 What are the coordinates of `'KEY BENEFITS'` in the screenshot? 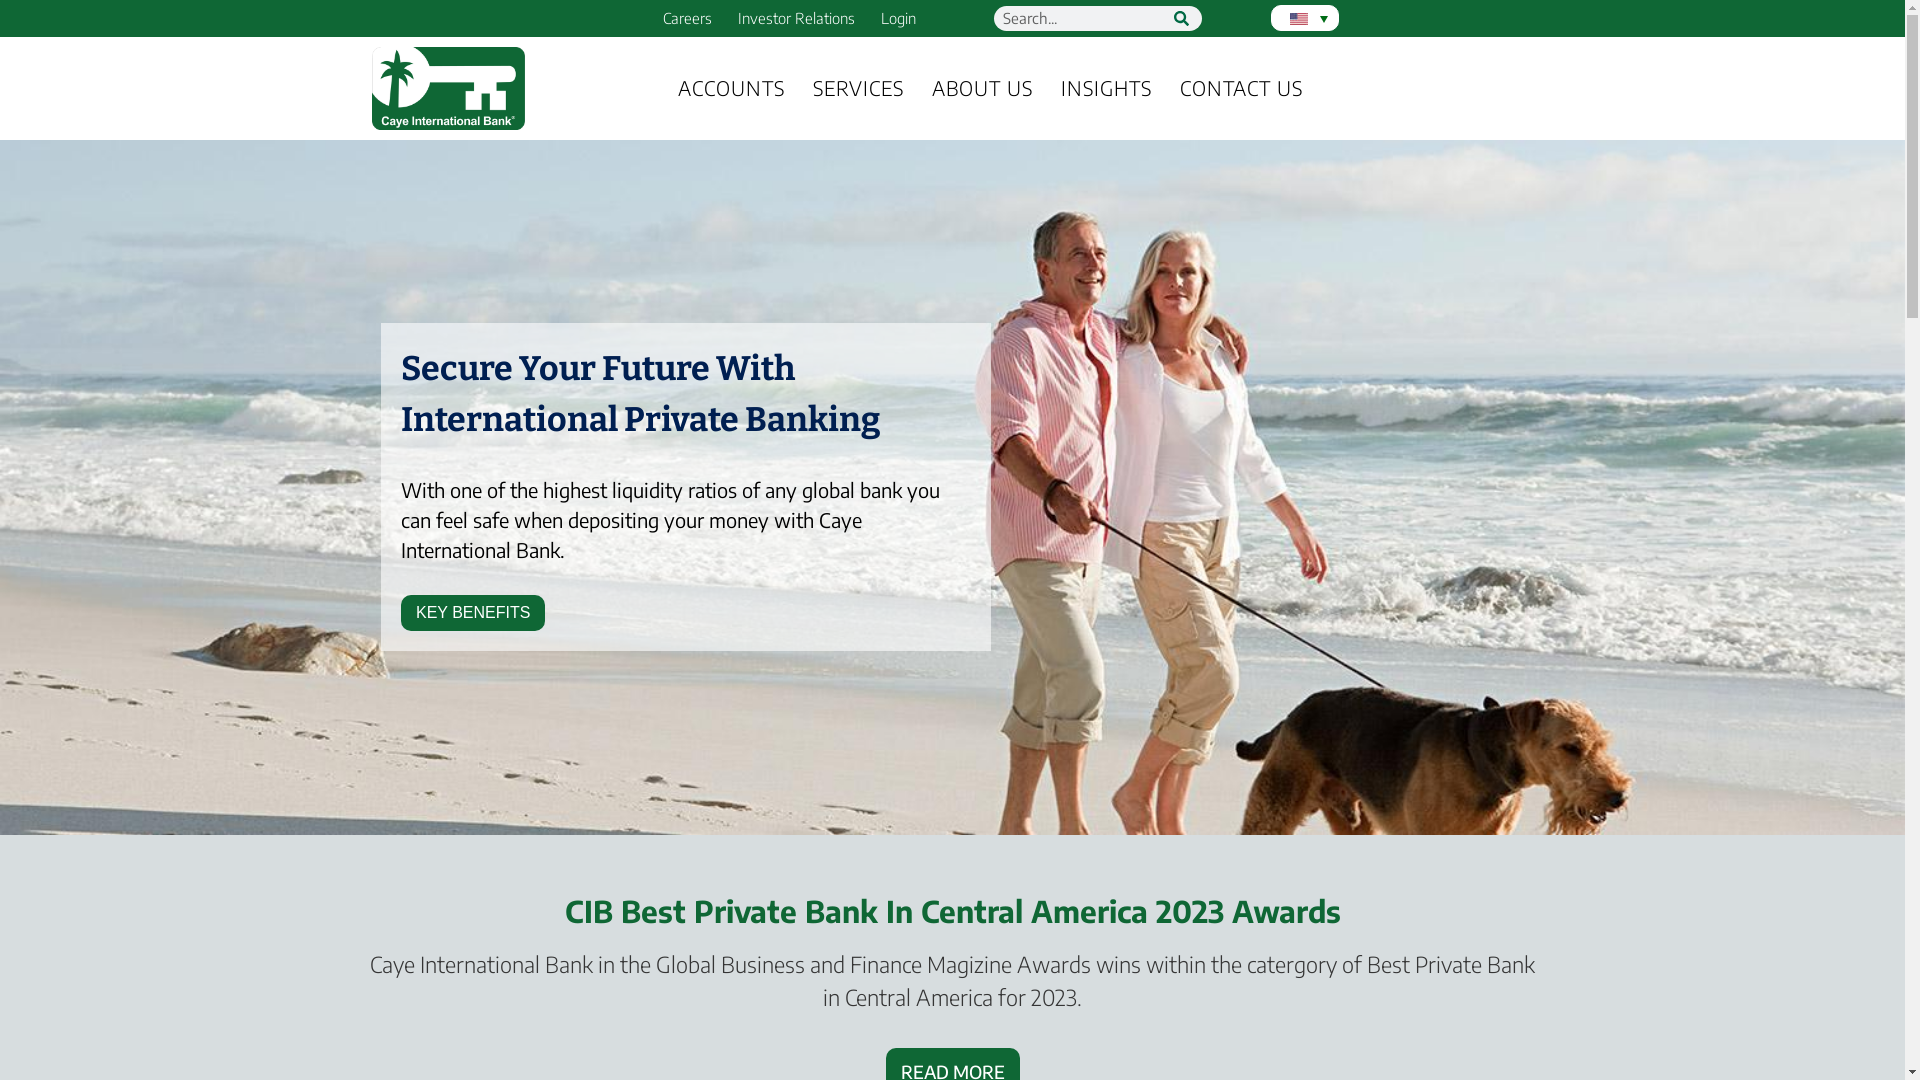 It's located at (472, 612).